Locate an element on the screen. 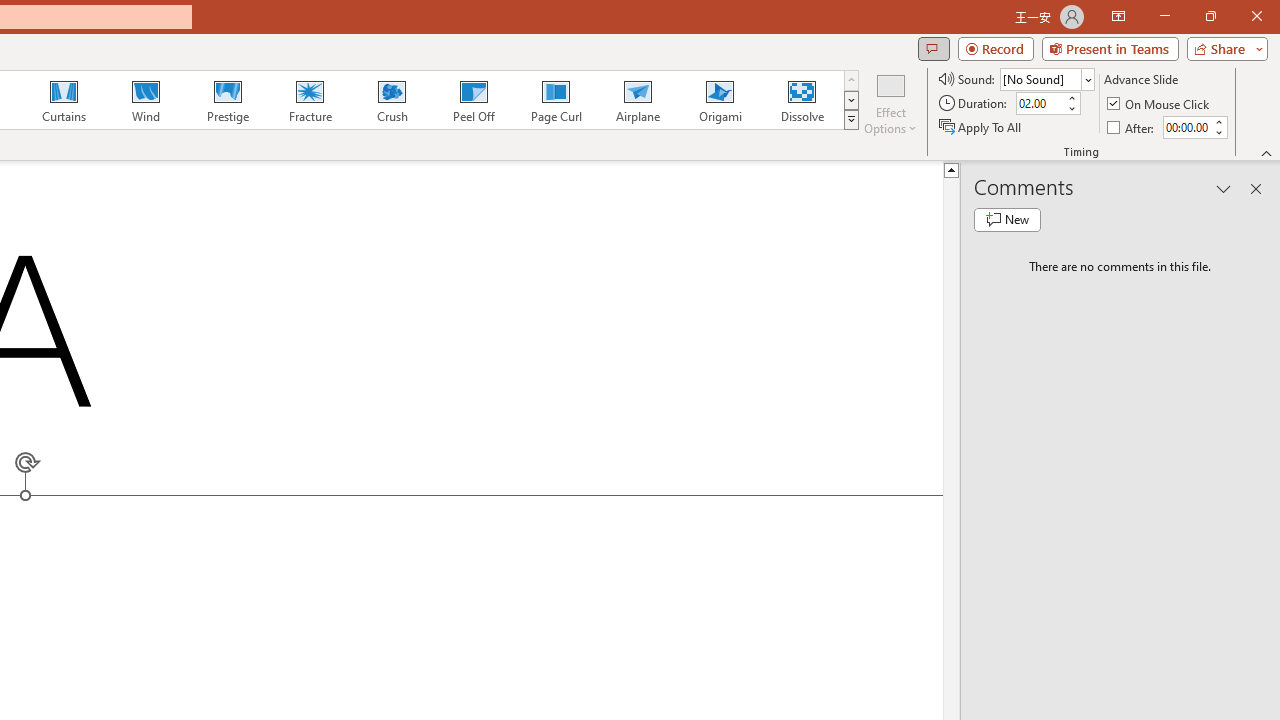  'Peel Off' is located at coordinates (472, 100).